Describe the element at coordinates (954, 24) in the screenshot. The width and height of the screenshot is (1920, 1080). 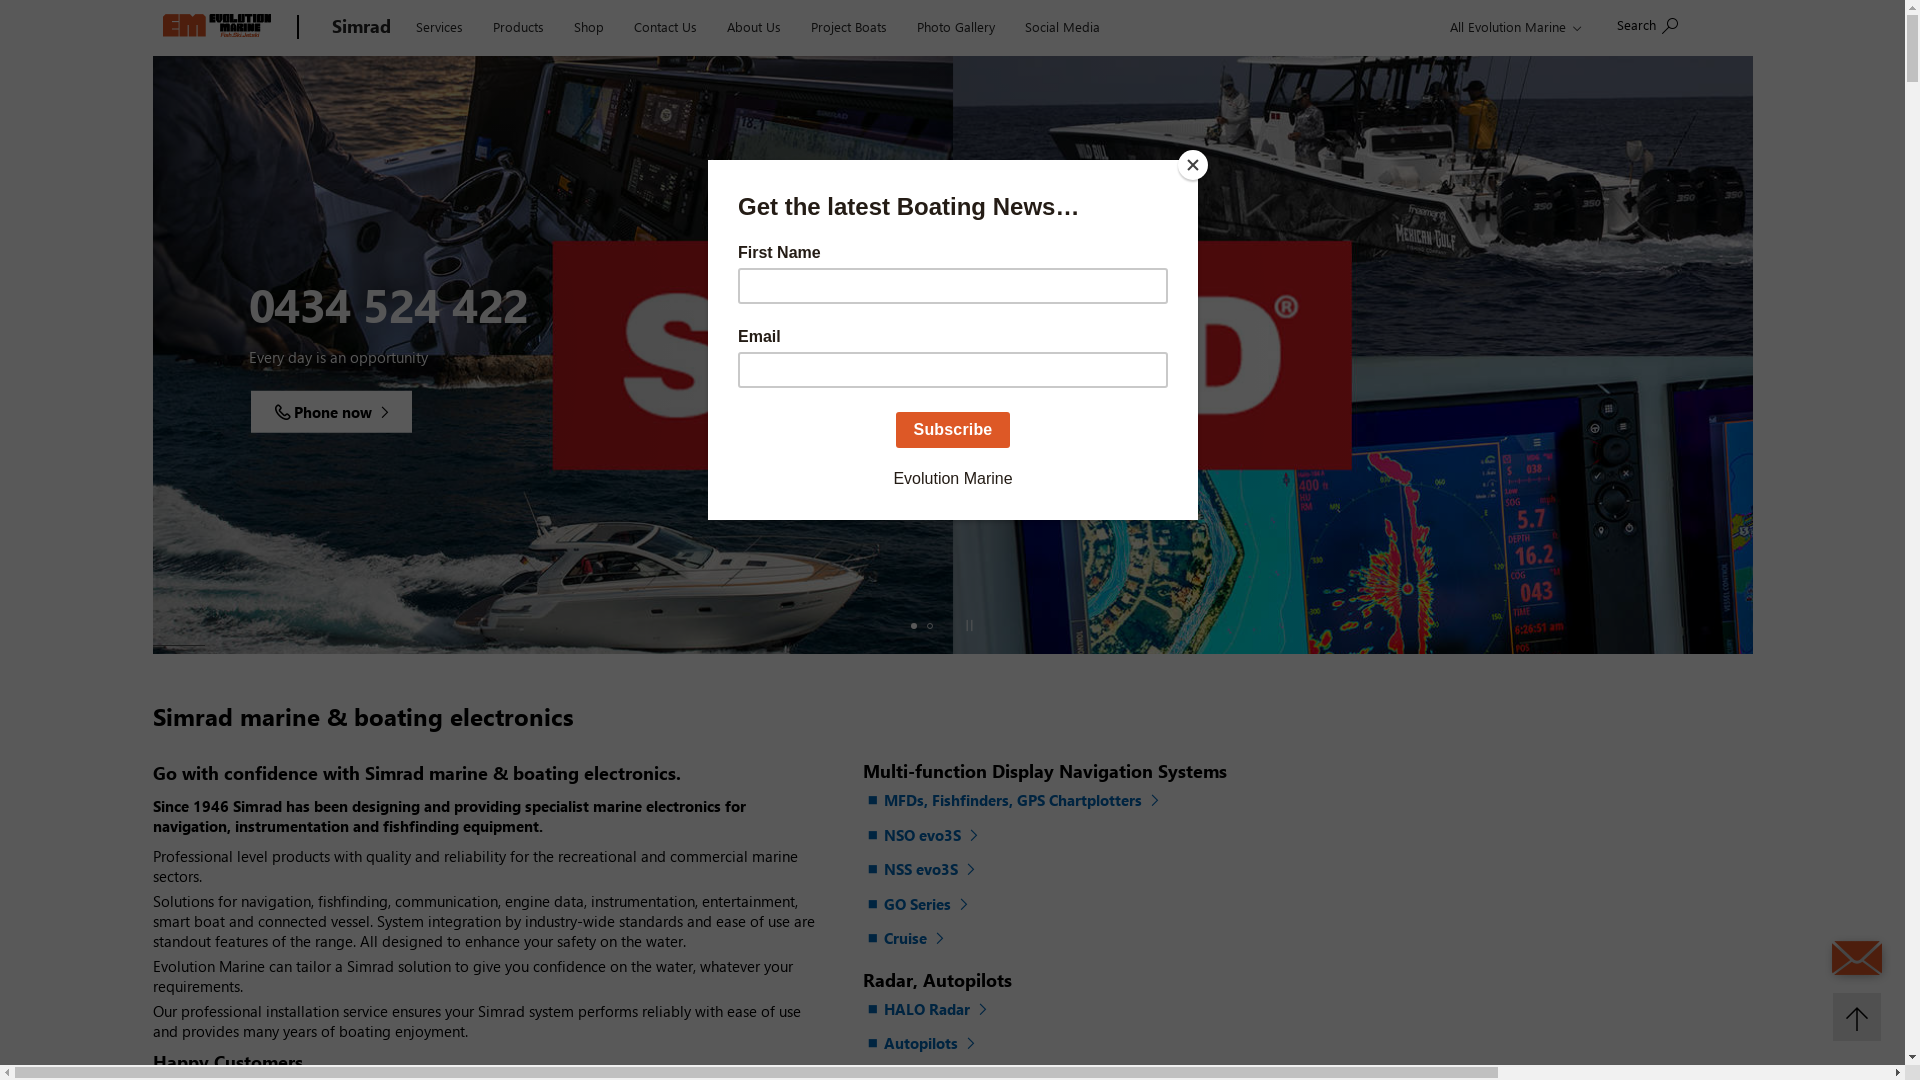
I see `'Photo Gallery'` at that location.